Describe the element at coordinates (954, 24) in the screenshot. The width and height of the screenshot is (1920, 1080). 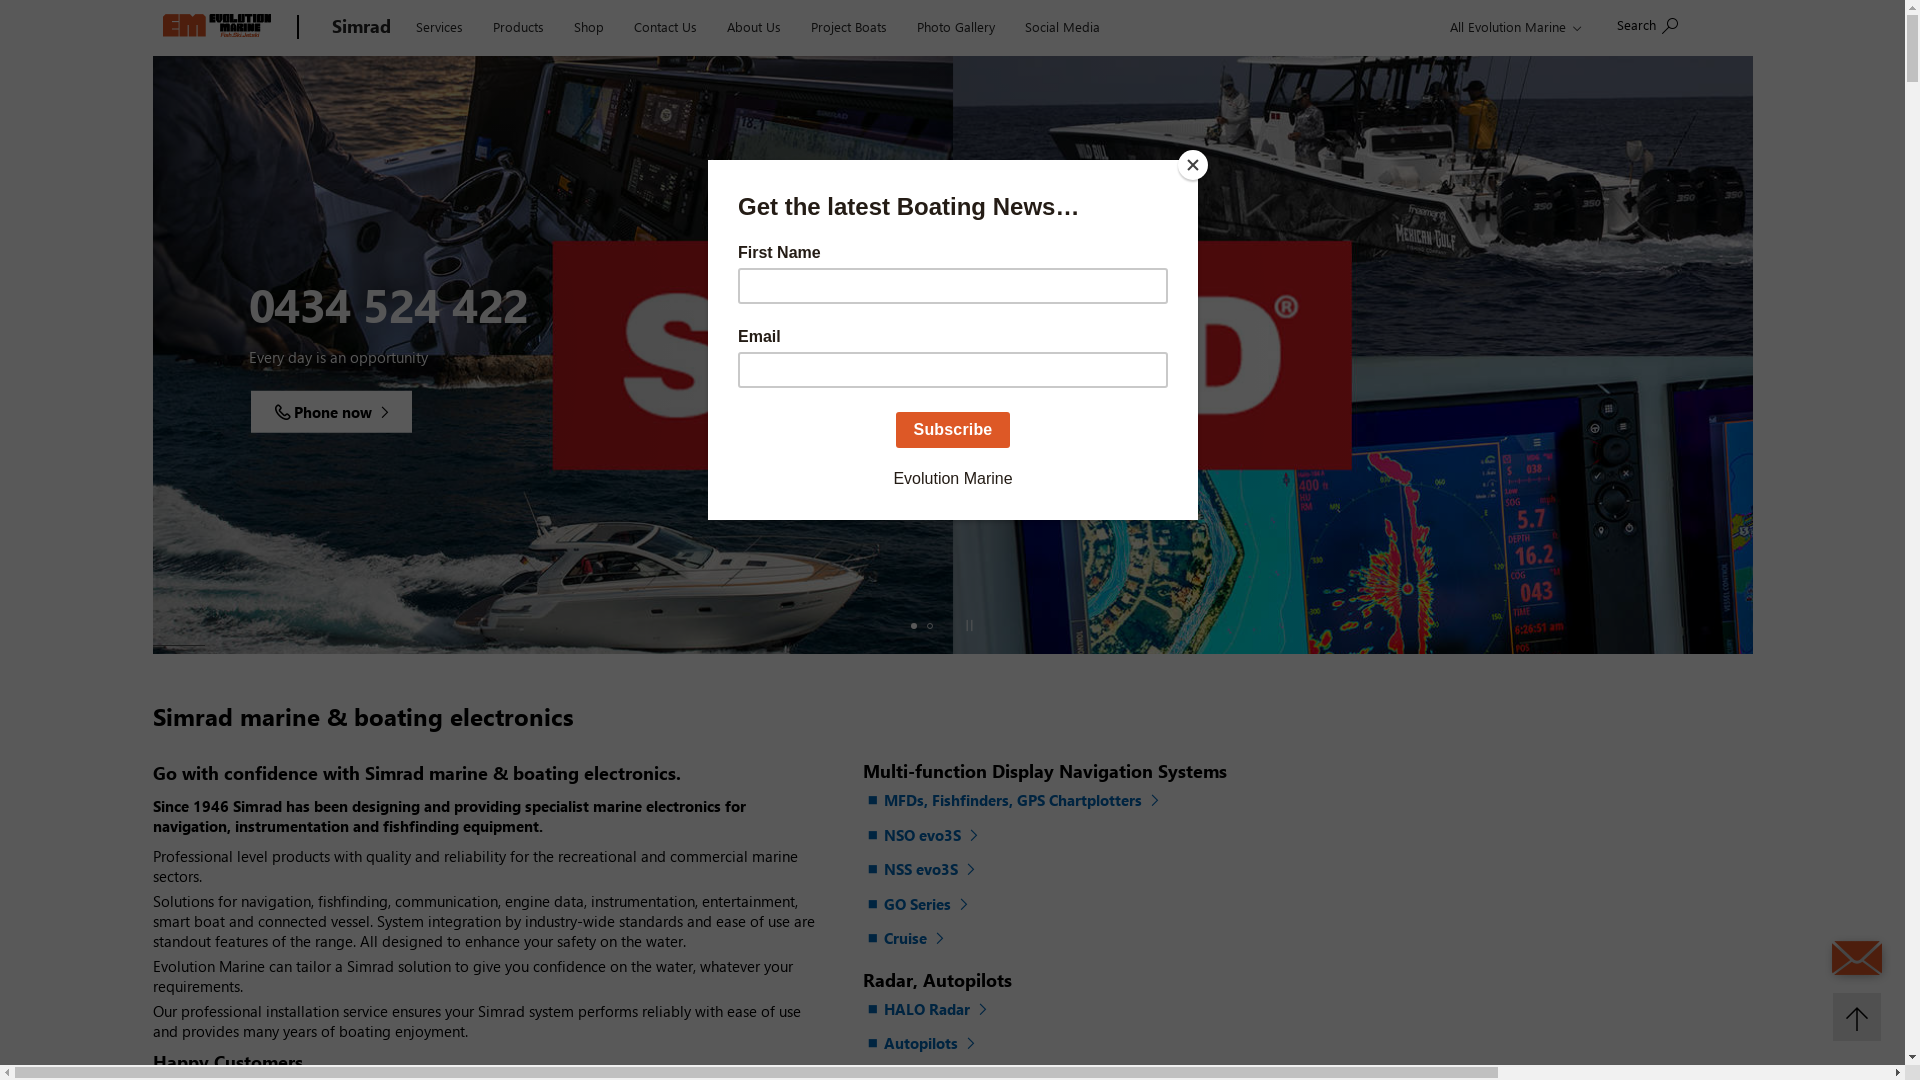
I see `'Photo Gallery'` at that location.